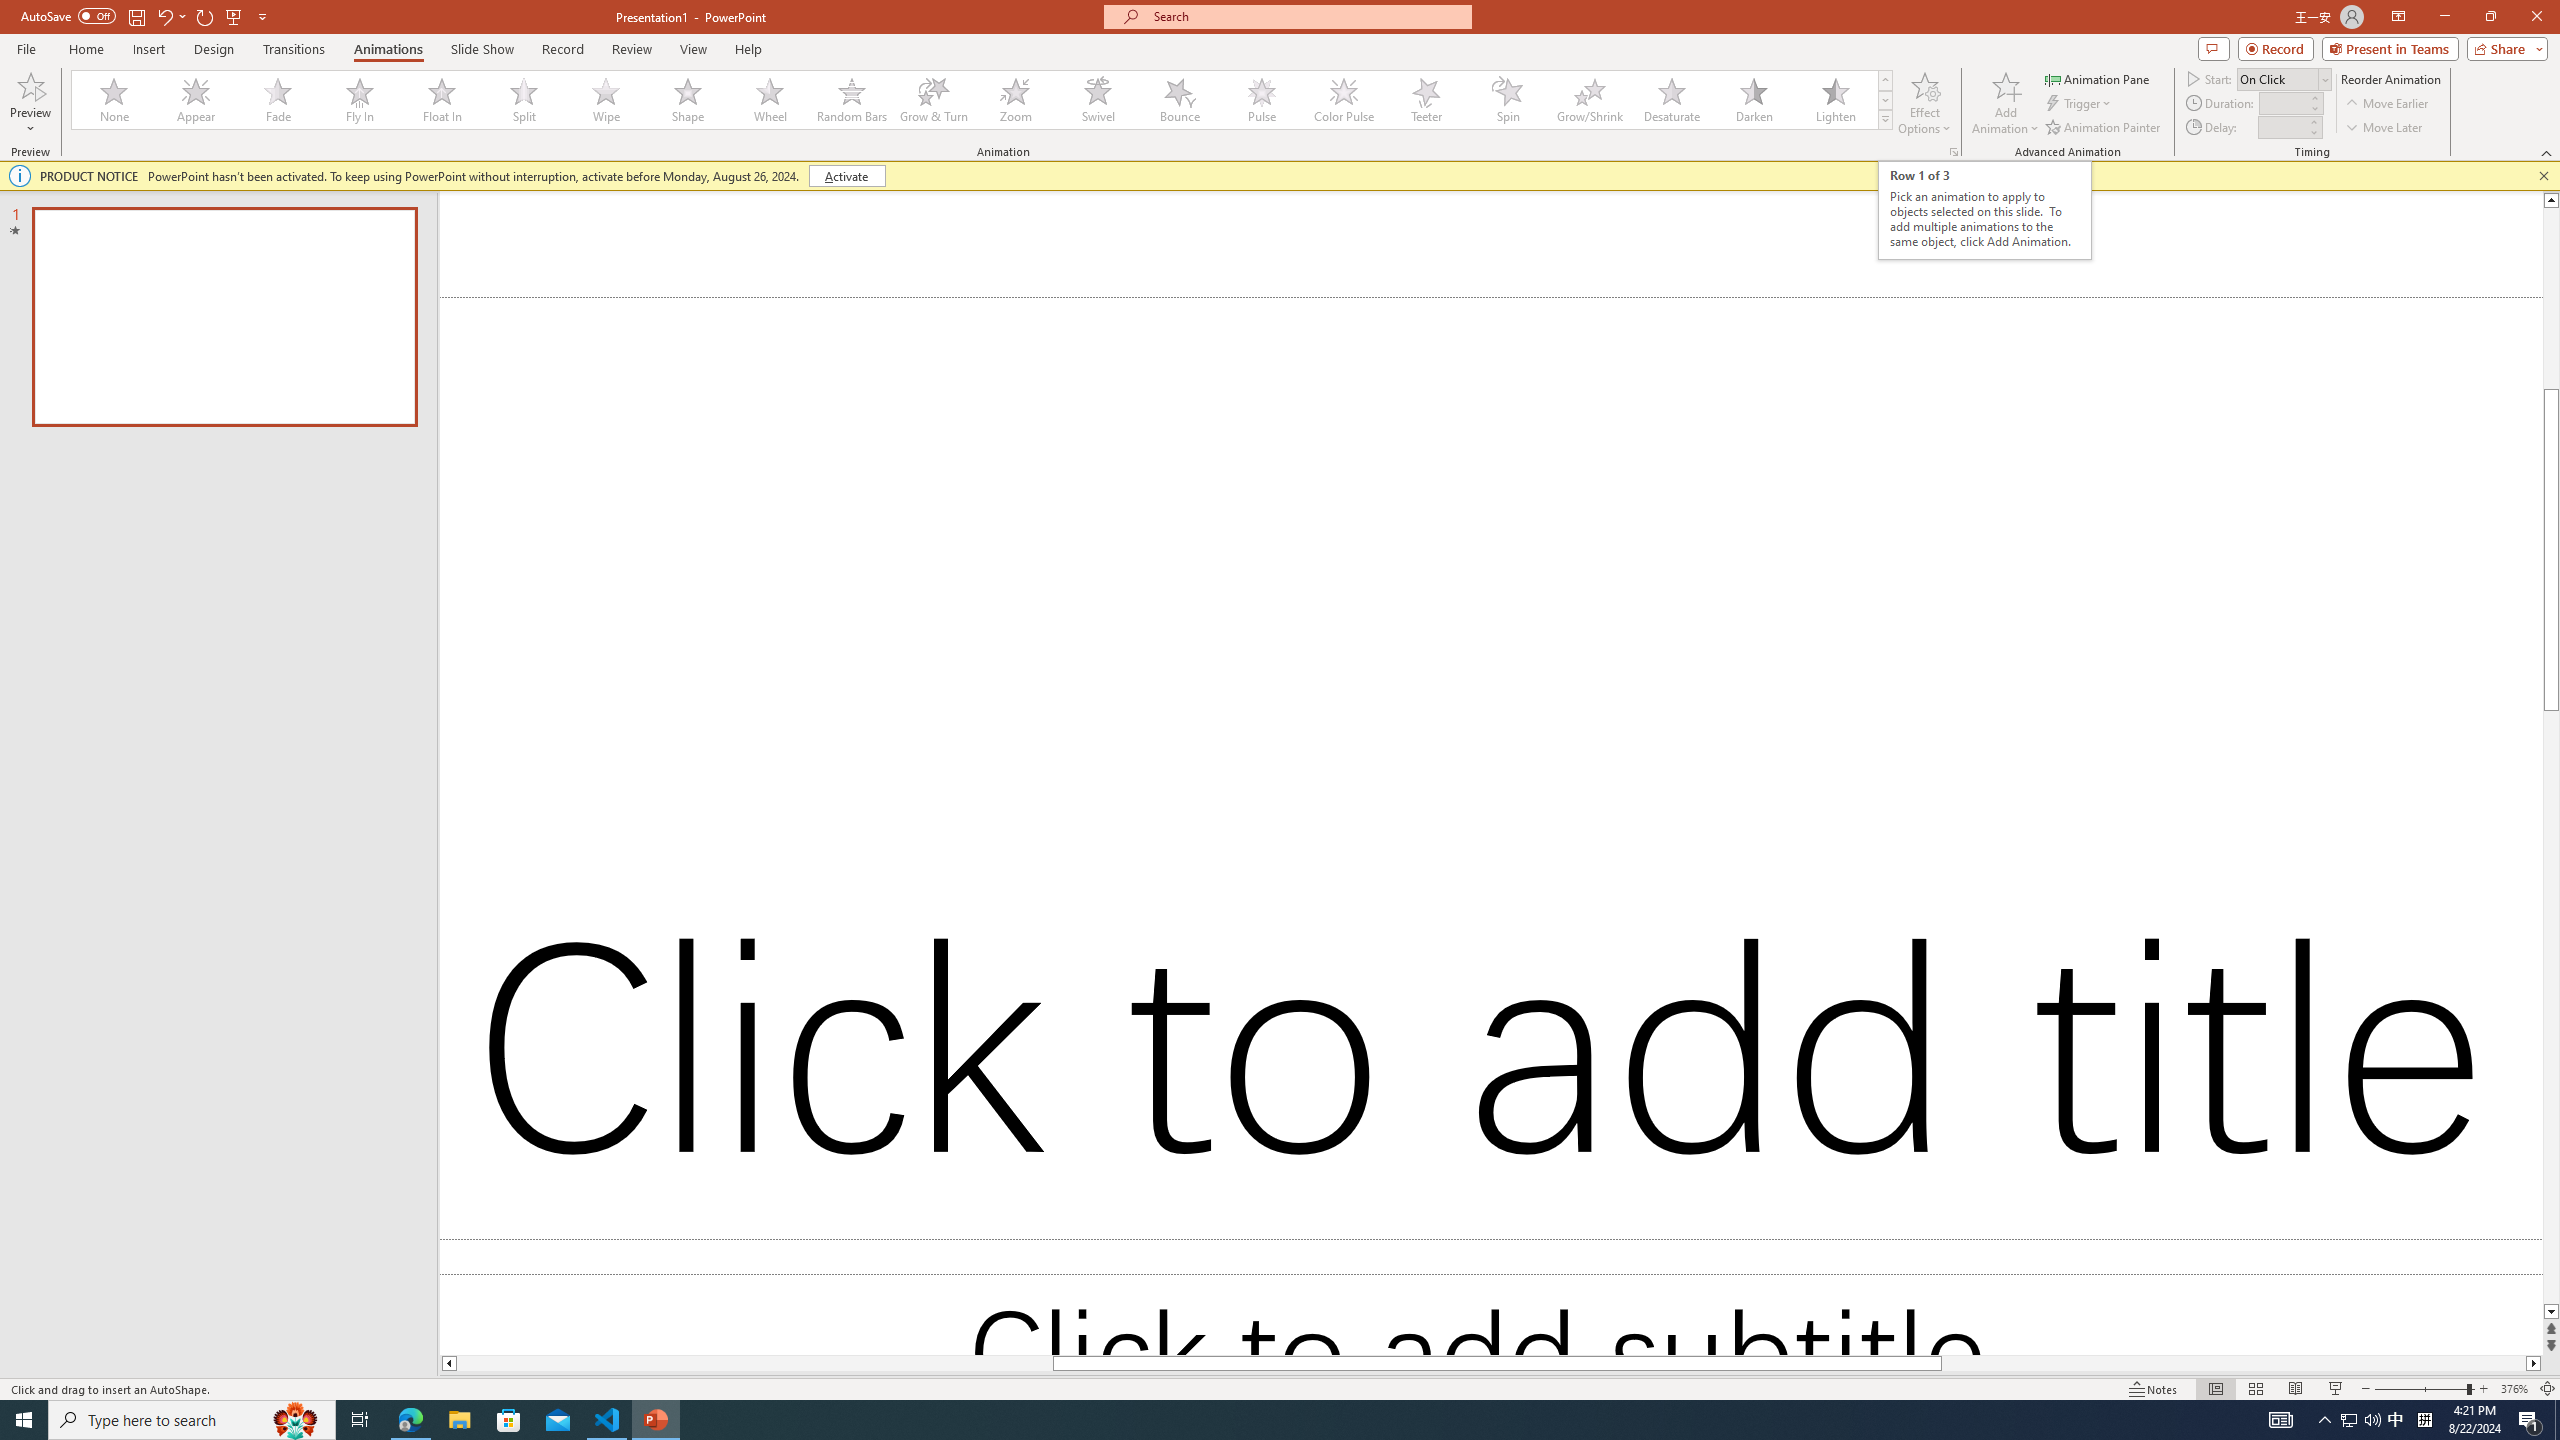 This screenshot has height=1440, width=2560. Describe the element at coordinates (2543, 175) in the screenshot. I see `'Close this message'` at that location.